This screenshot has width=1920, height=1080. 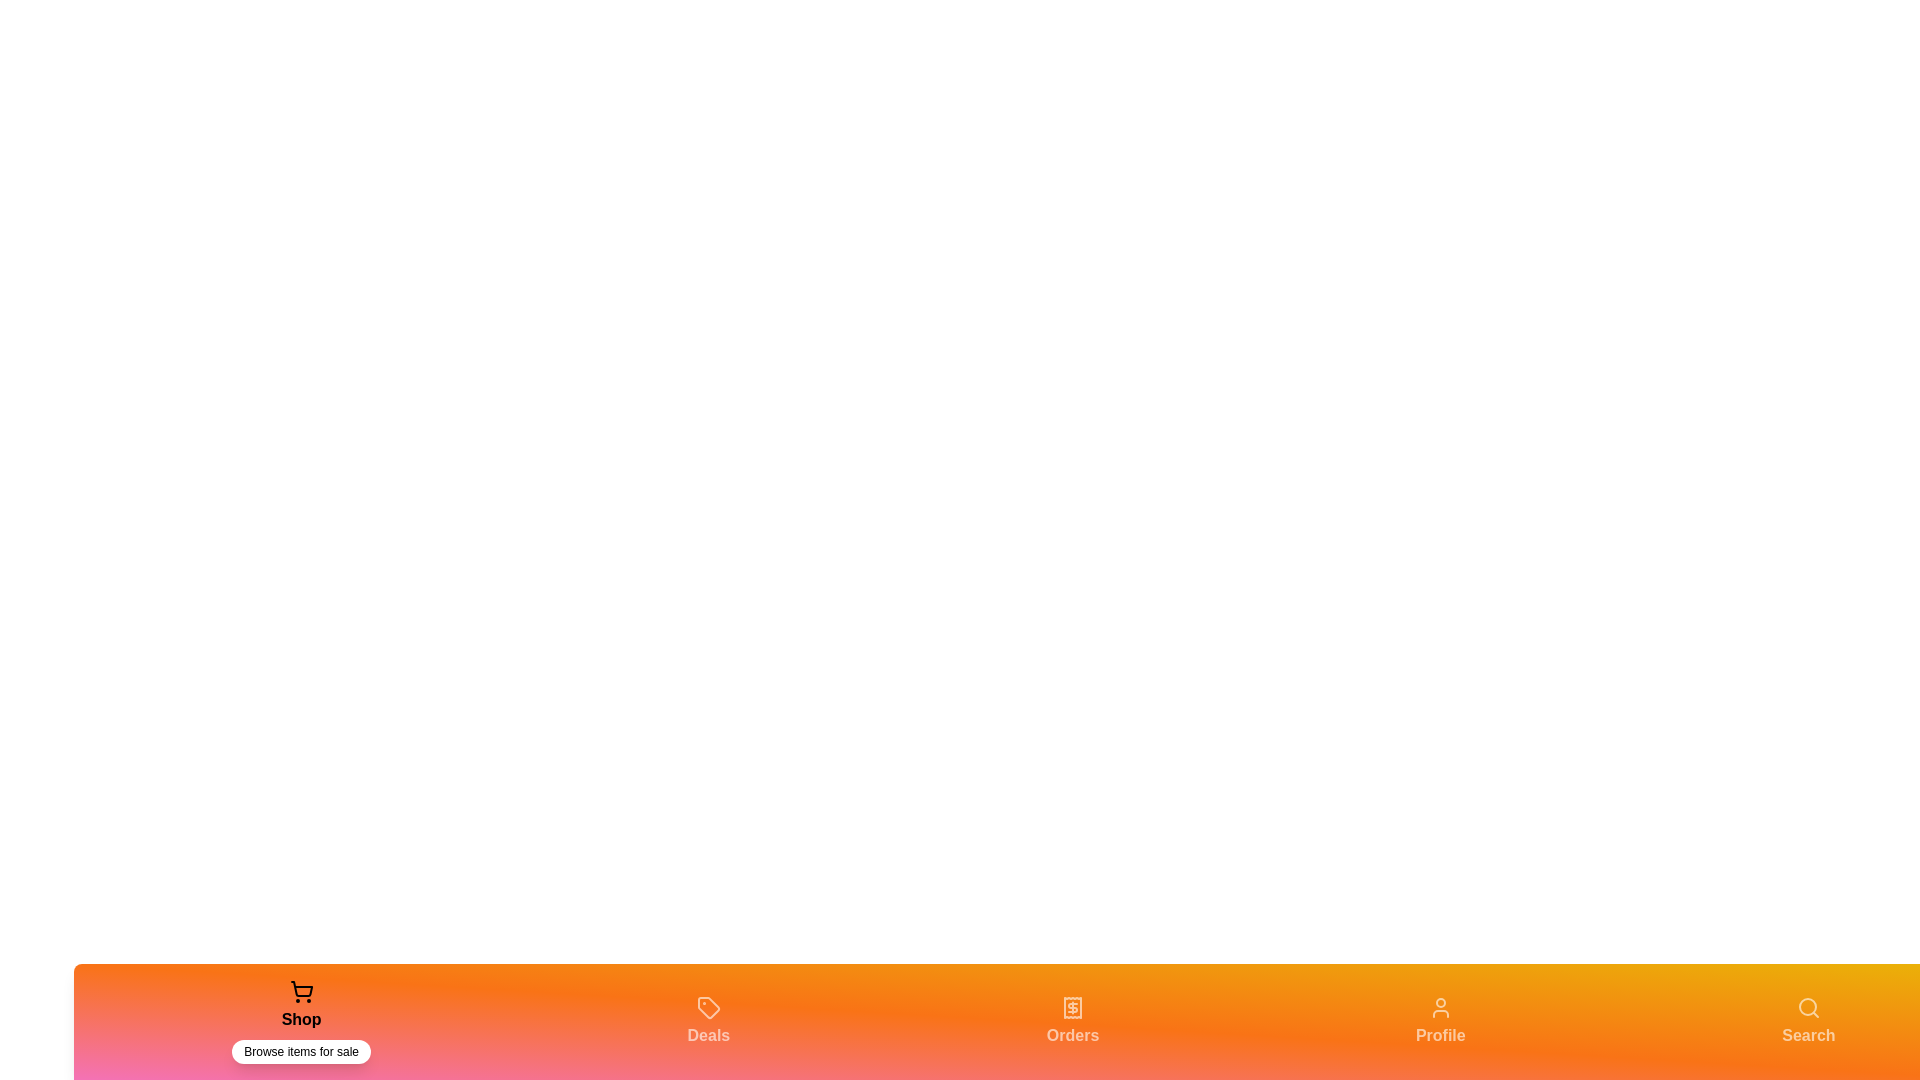 I want to click on the Profile tab in the navigation bar, so click(x=1440, y=1022).